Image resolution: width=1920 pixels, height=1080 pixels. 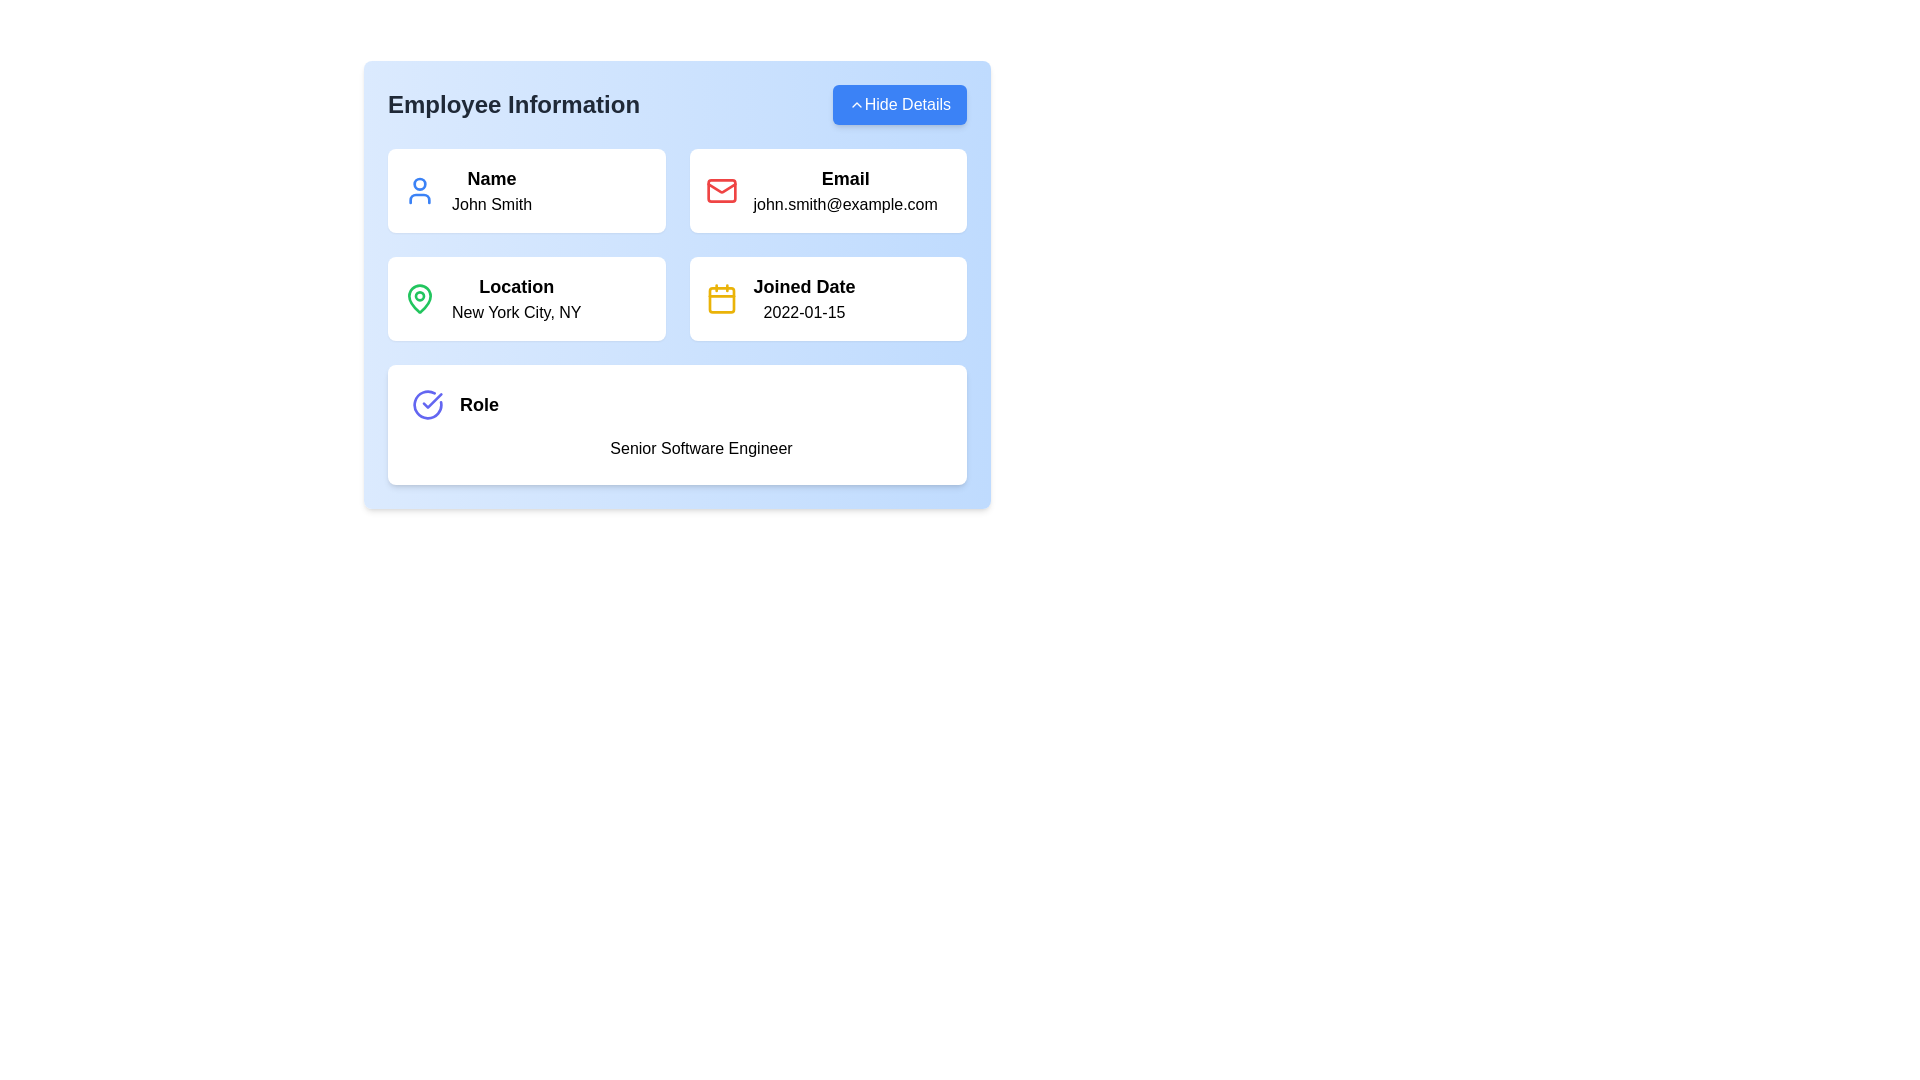 I want to click on the green location pin icon, specifically the outer curved portion of the pin body within the 'Location' box on the 'Employee Information' card, so click(x=419, y=297).